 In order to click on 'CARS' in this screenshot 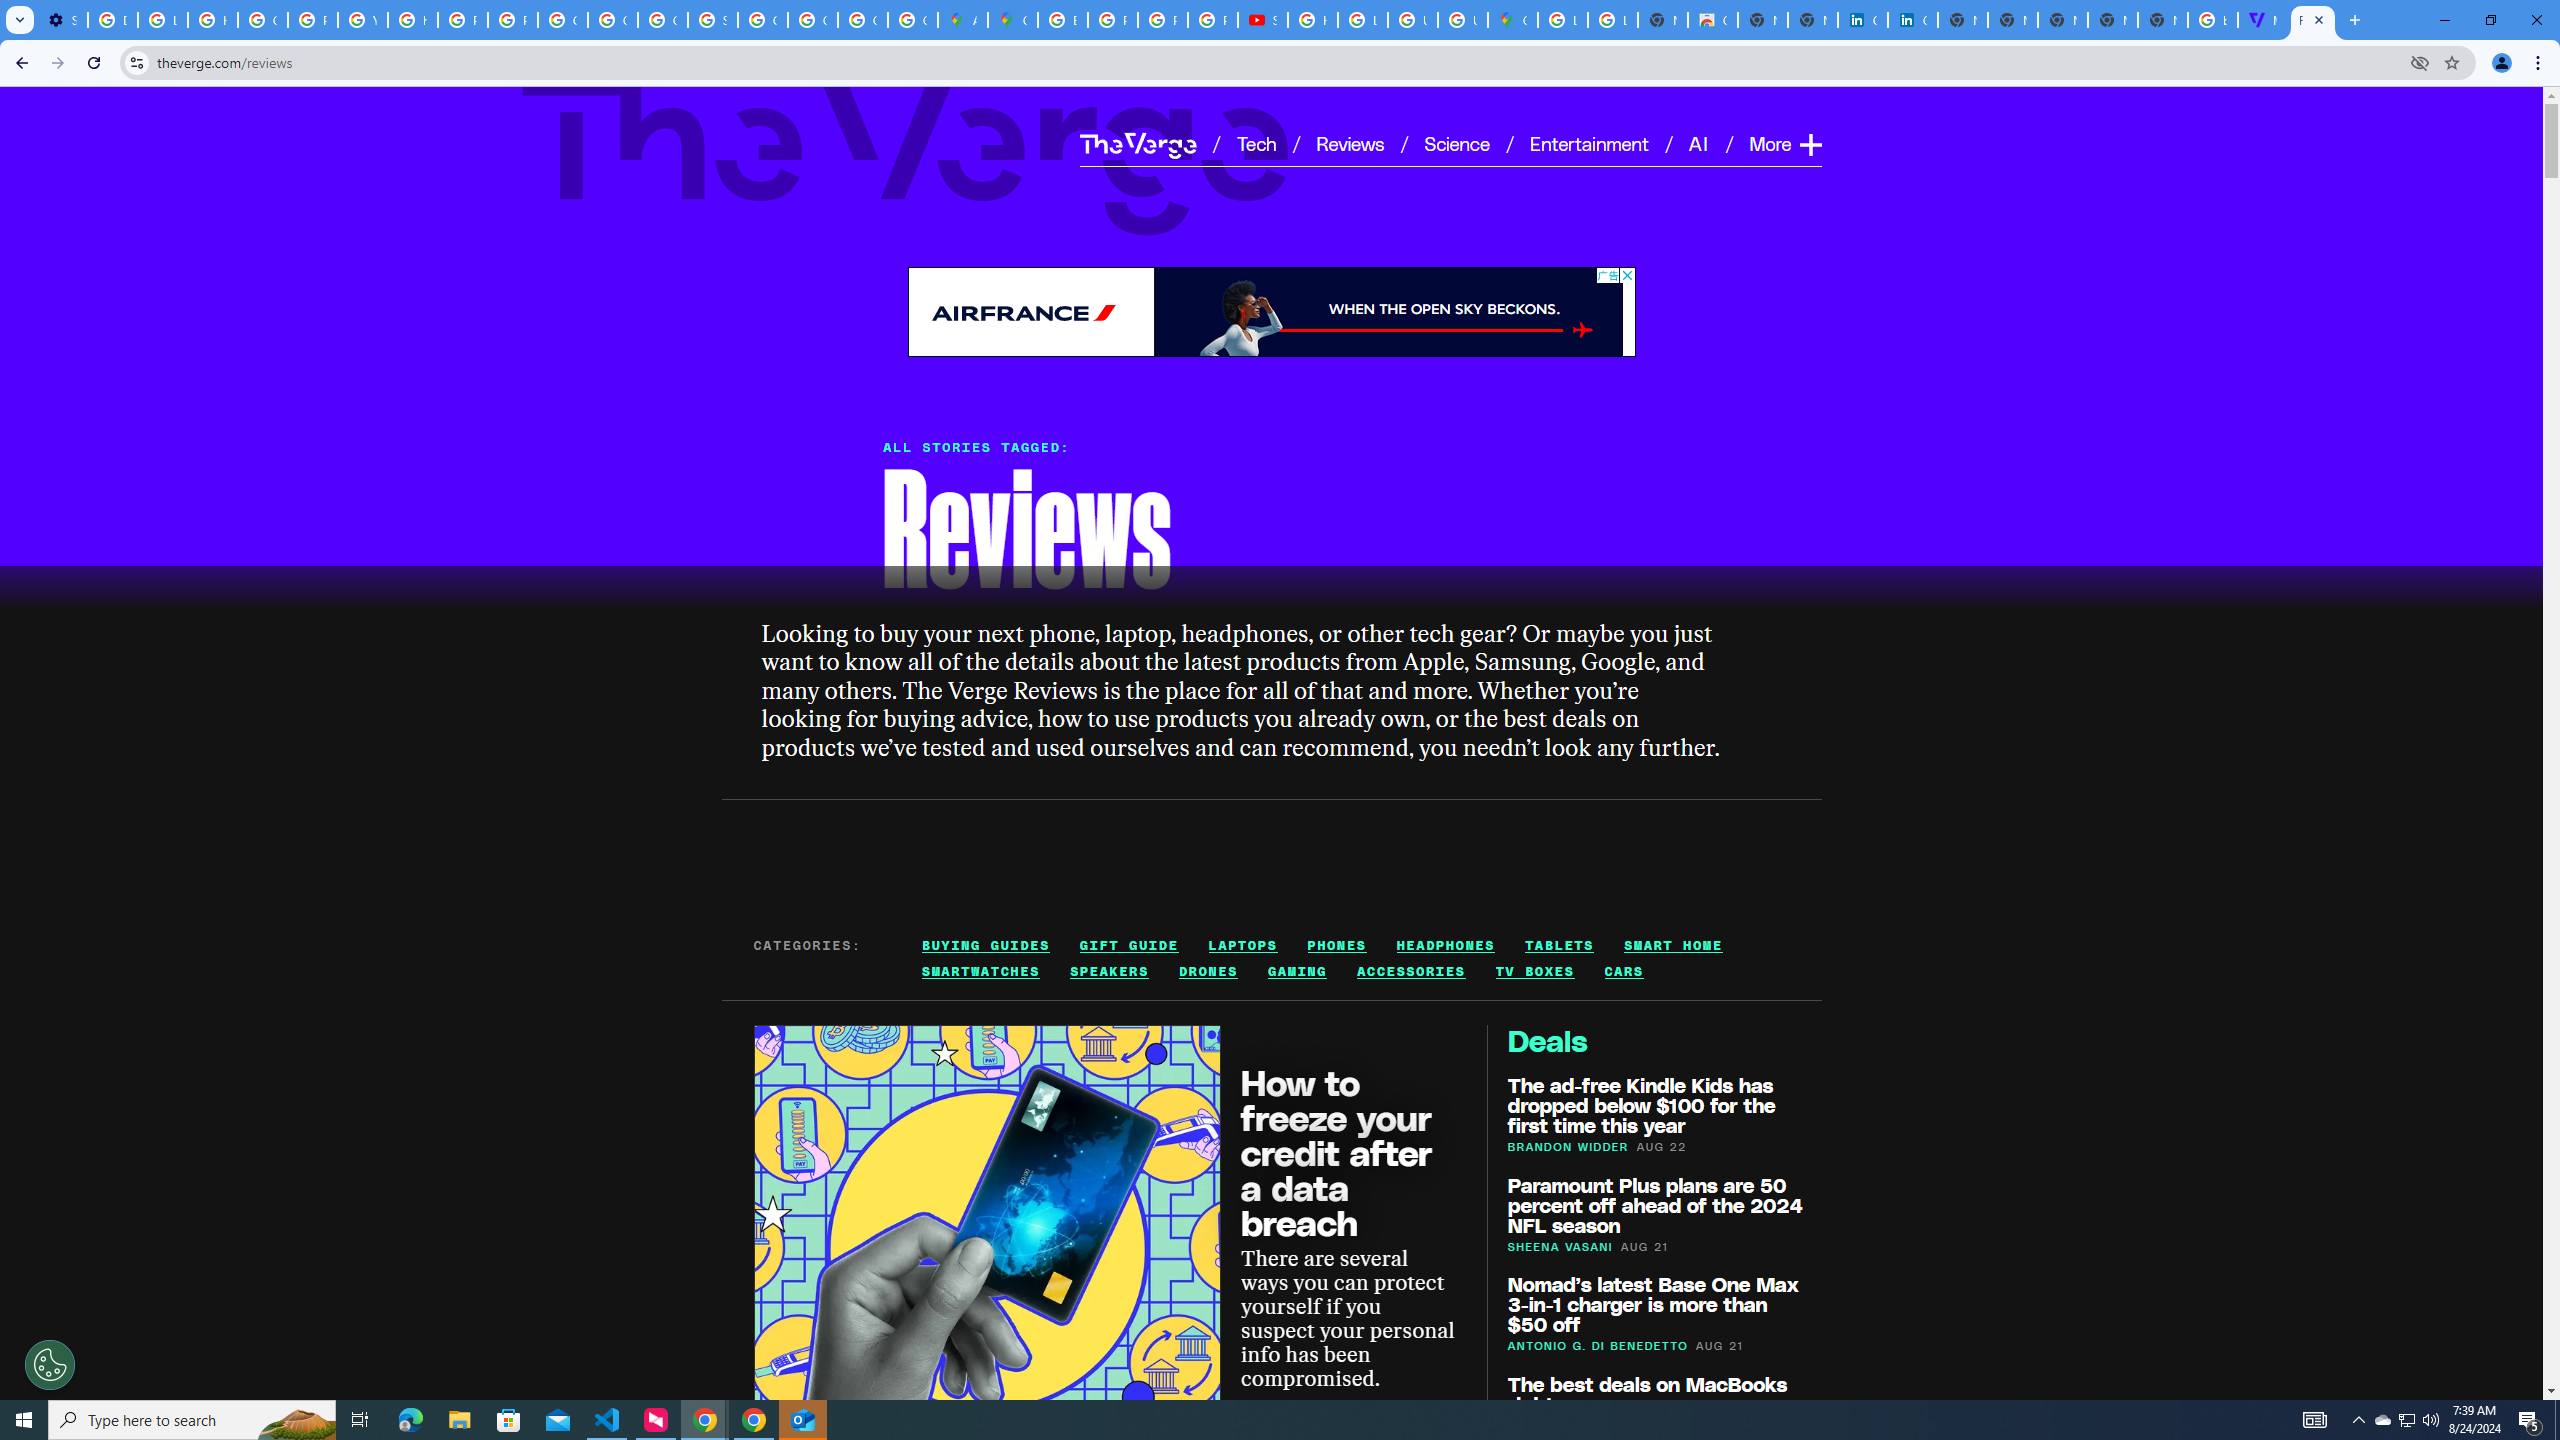, I will do `click(1623, 972)`.